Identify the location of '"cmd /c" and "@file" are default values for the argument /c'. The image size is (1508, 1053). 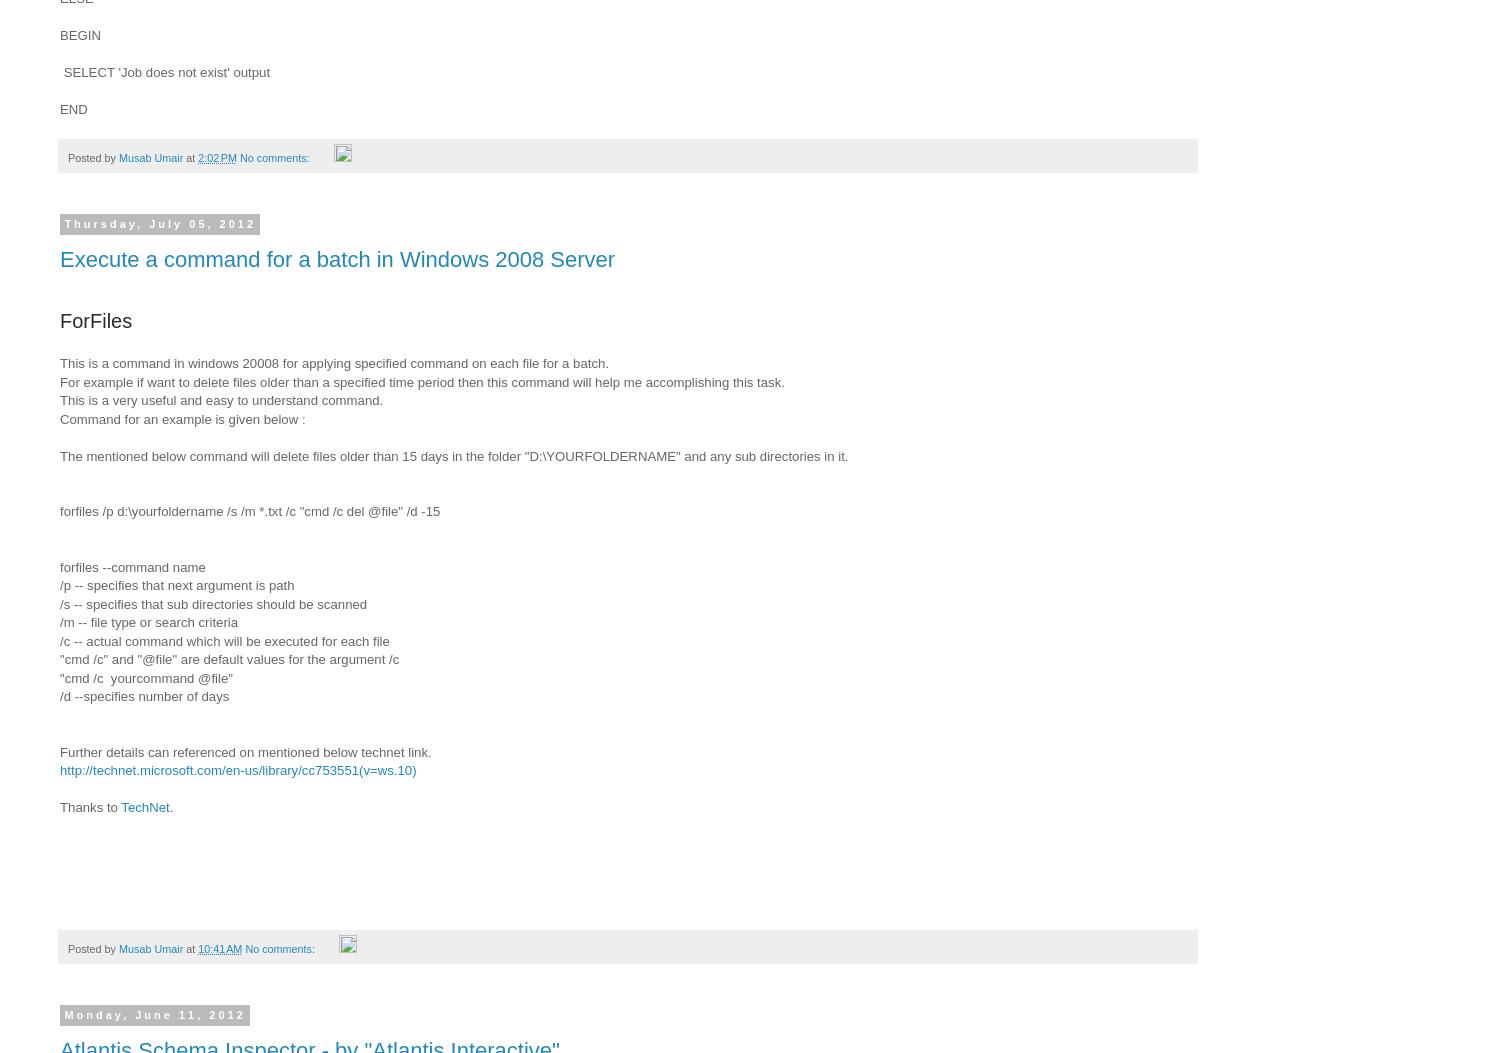
(228, 658).